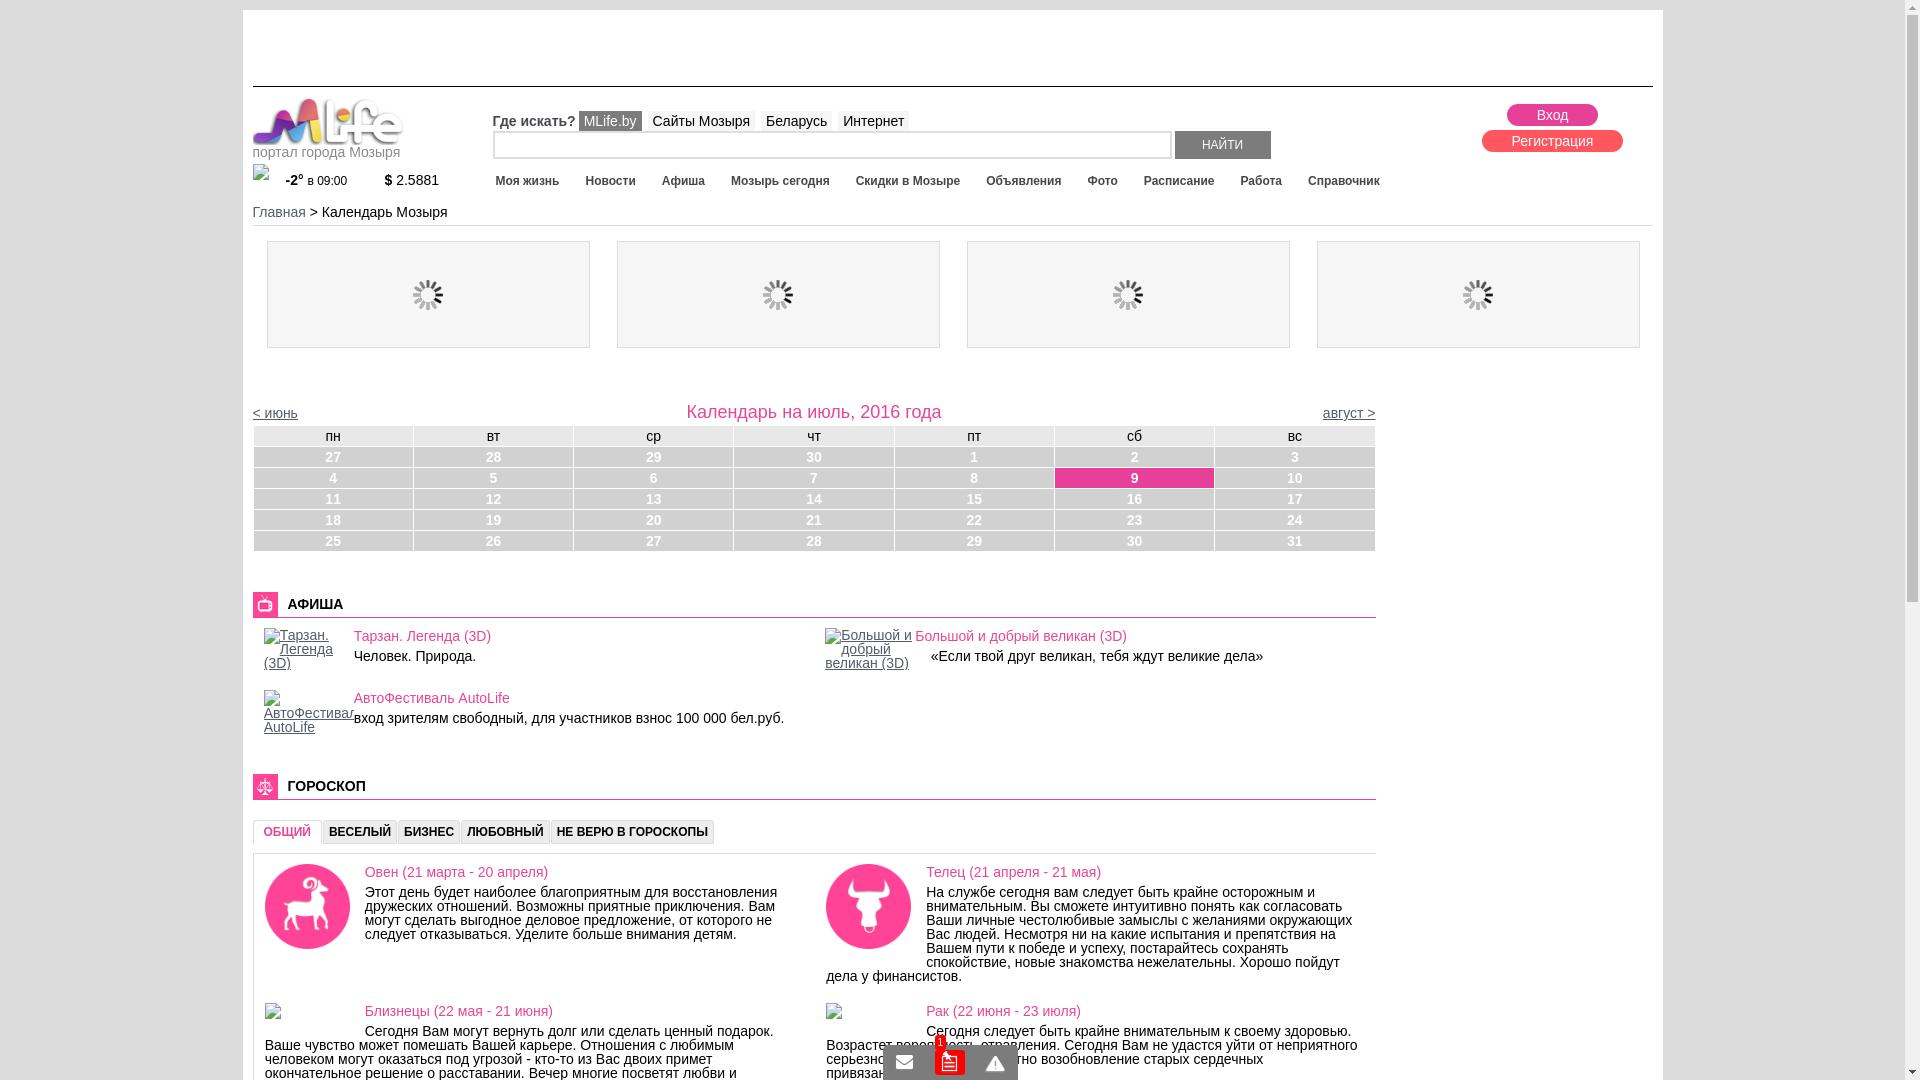 The height and width of the screenshot is (1080, 1920). What do you see at coordinates (493, 478) in the screenshot?
I see `'5'` at bounding box center [493, 478].